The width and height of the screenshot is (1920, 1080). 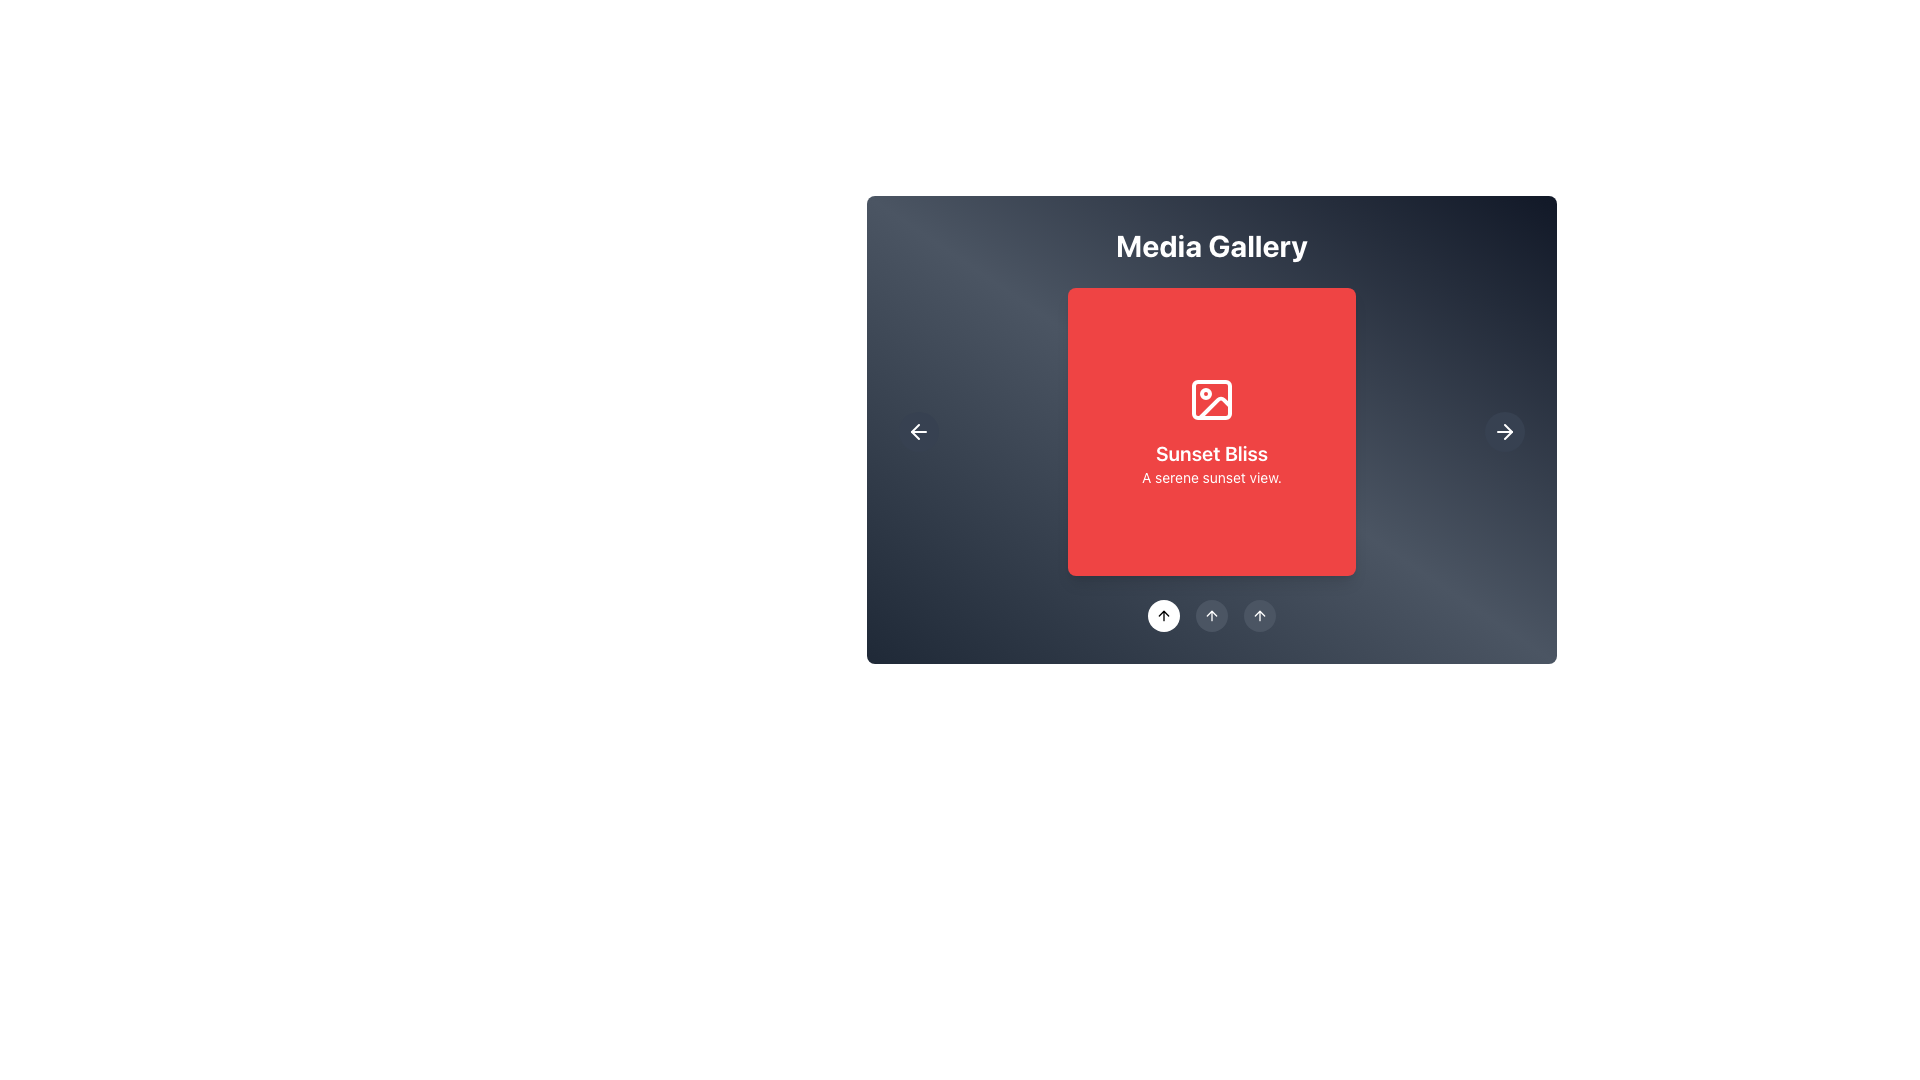 I want to click on the small circular button with a dark gray background and a white upward-pointing arrow icon, located below the 'Sunset Bliss' media description box, so click(x=1210, y=615).